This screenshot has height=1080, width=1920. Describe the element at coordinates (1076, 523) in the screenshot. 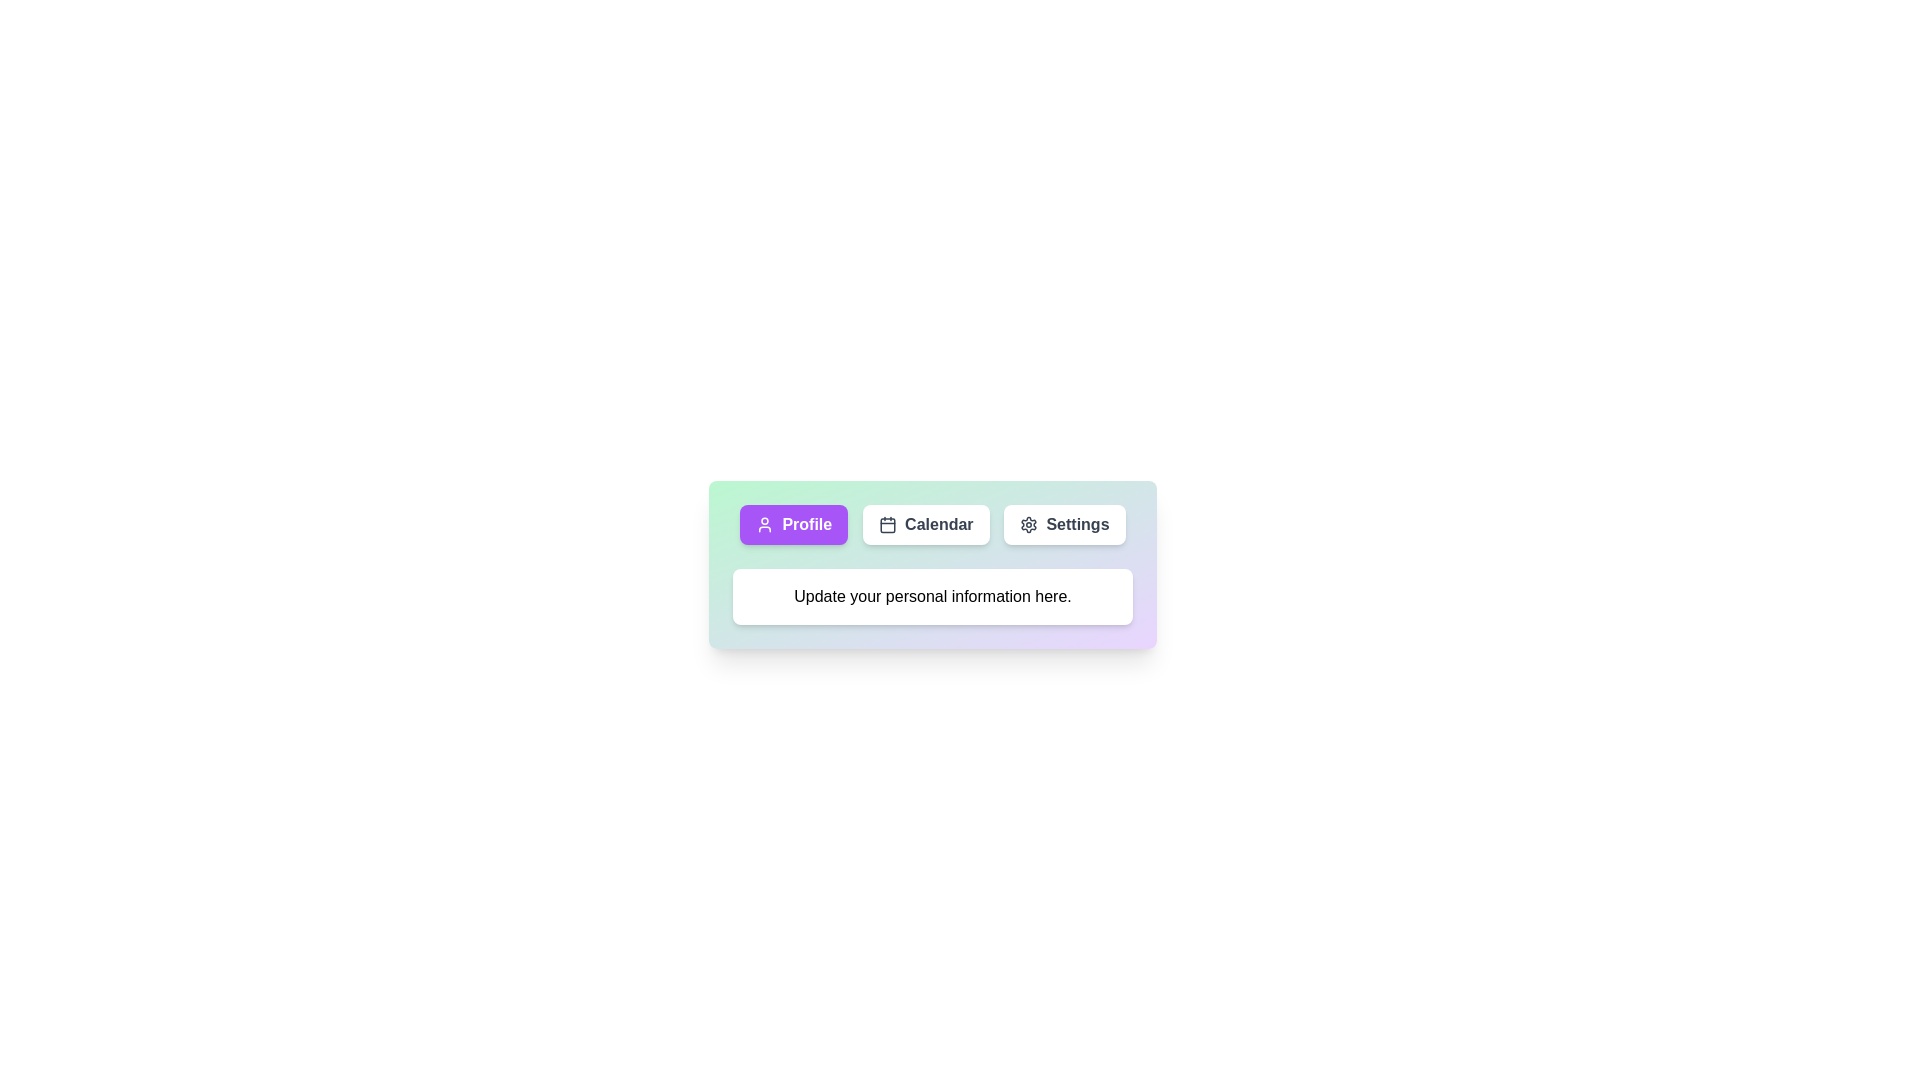

I see `the enclosing button labeled 'Settings', which is part of a button group in the settings section` at that location.